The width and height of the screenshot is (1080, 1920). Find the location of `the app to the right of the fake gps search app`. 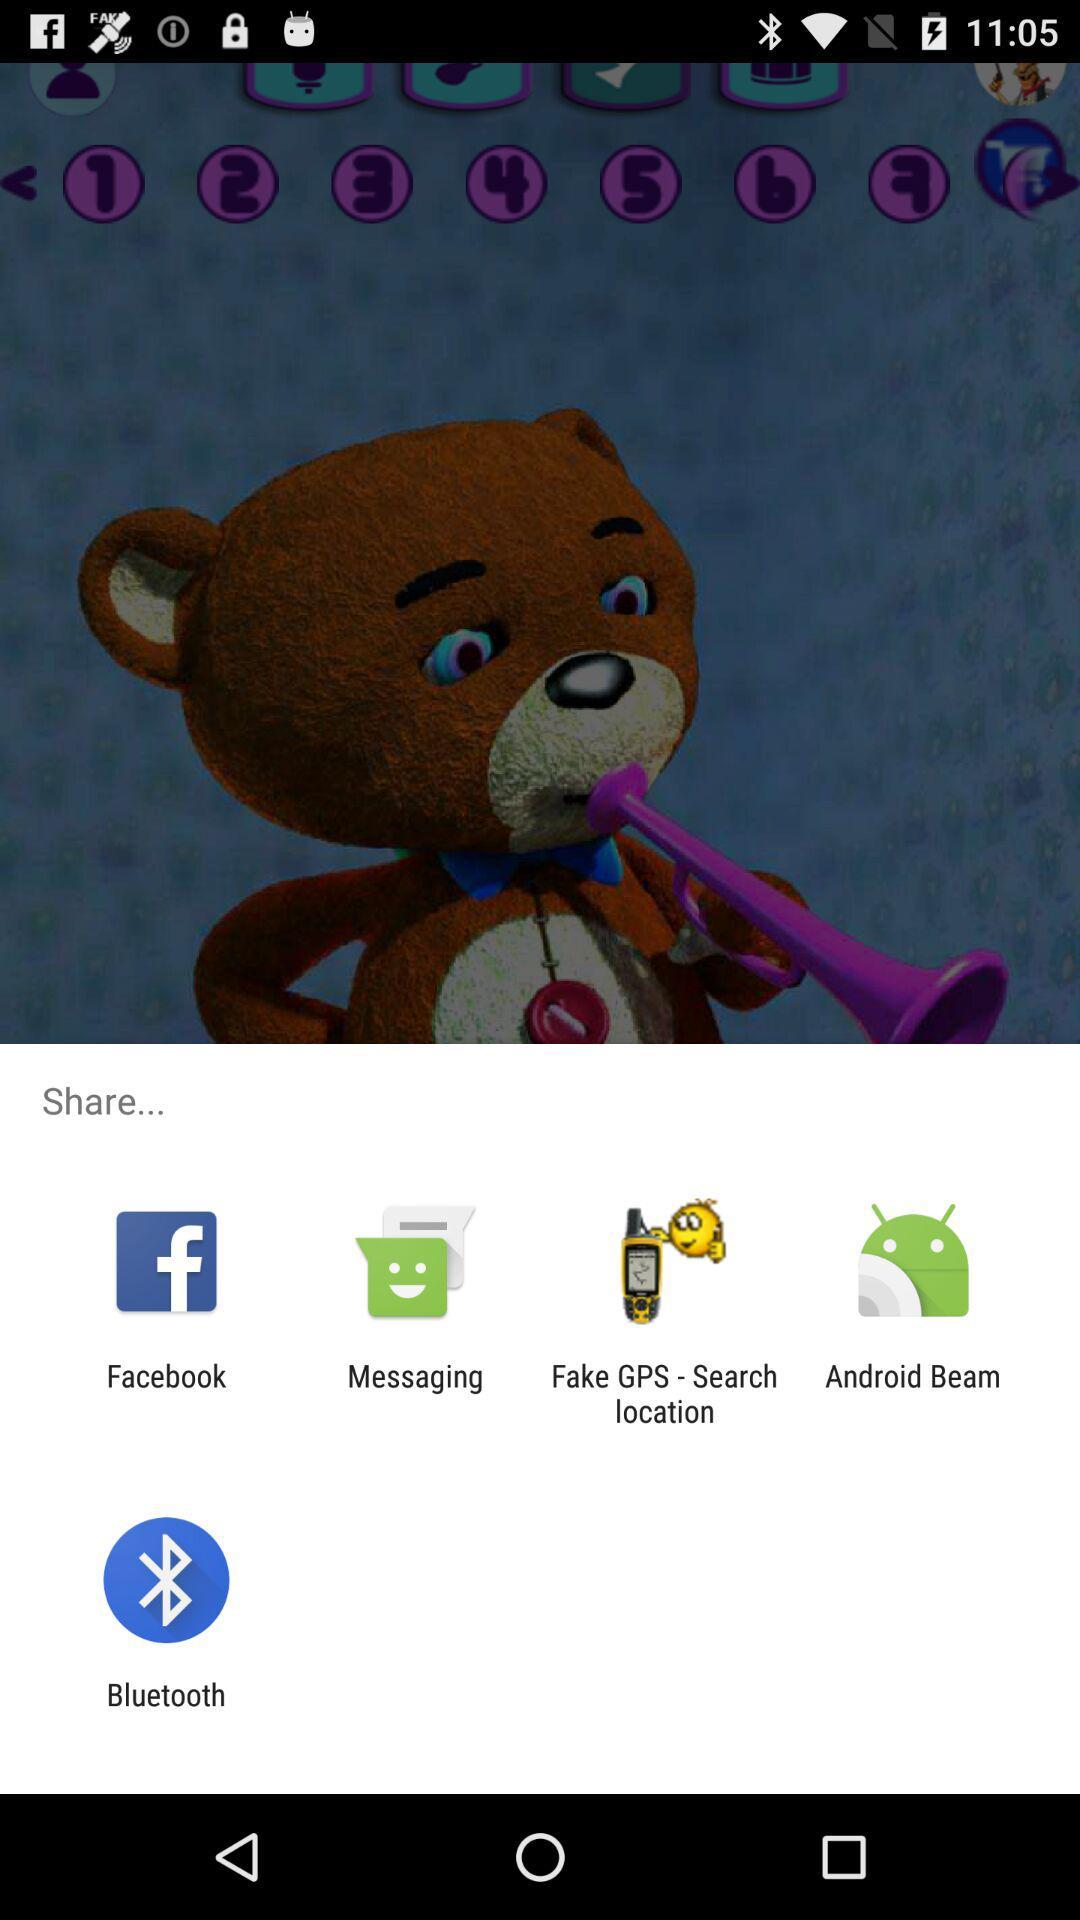

the app to the right of the fake gps search app is located at coordinates (913, 1392).